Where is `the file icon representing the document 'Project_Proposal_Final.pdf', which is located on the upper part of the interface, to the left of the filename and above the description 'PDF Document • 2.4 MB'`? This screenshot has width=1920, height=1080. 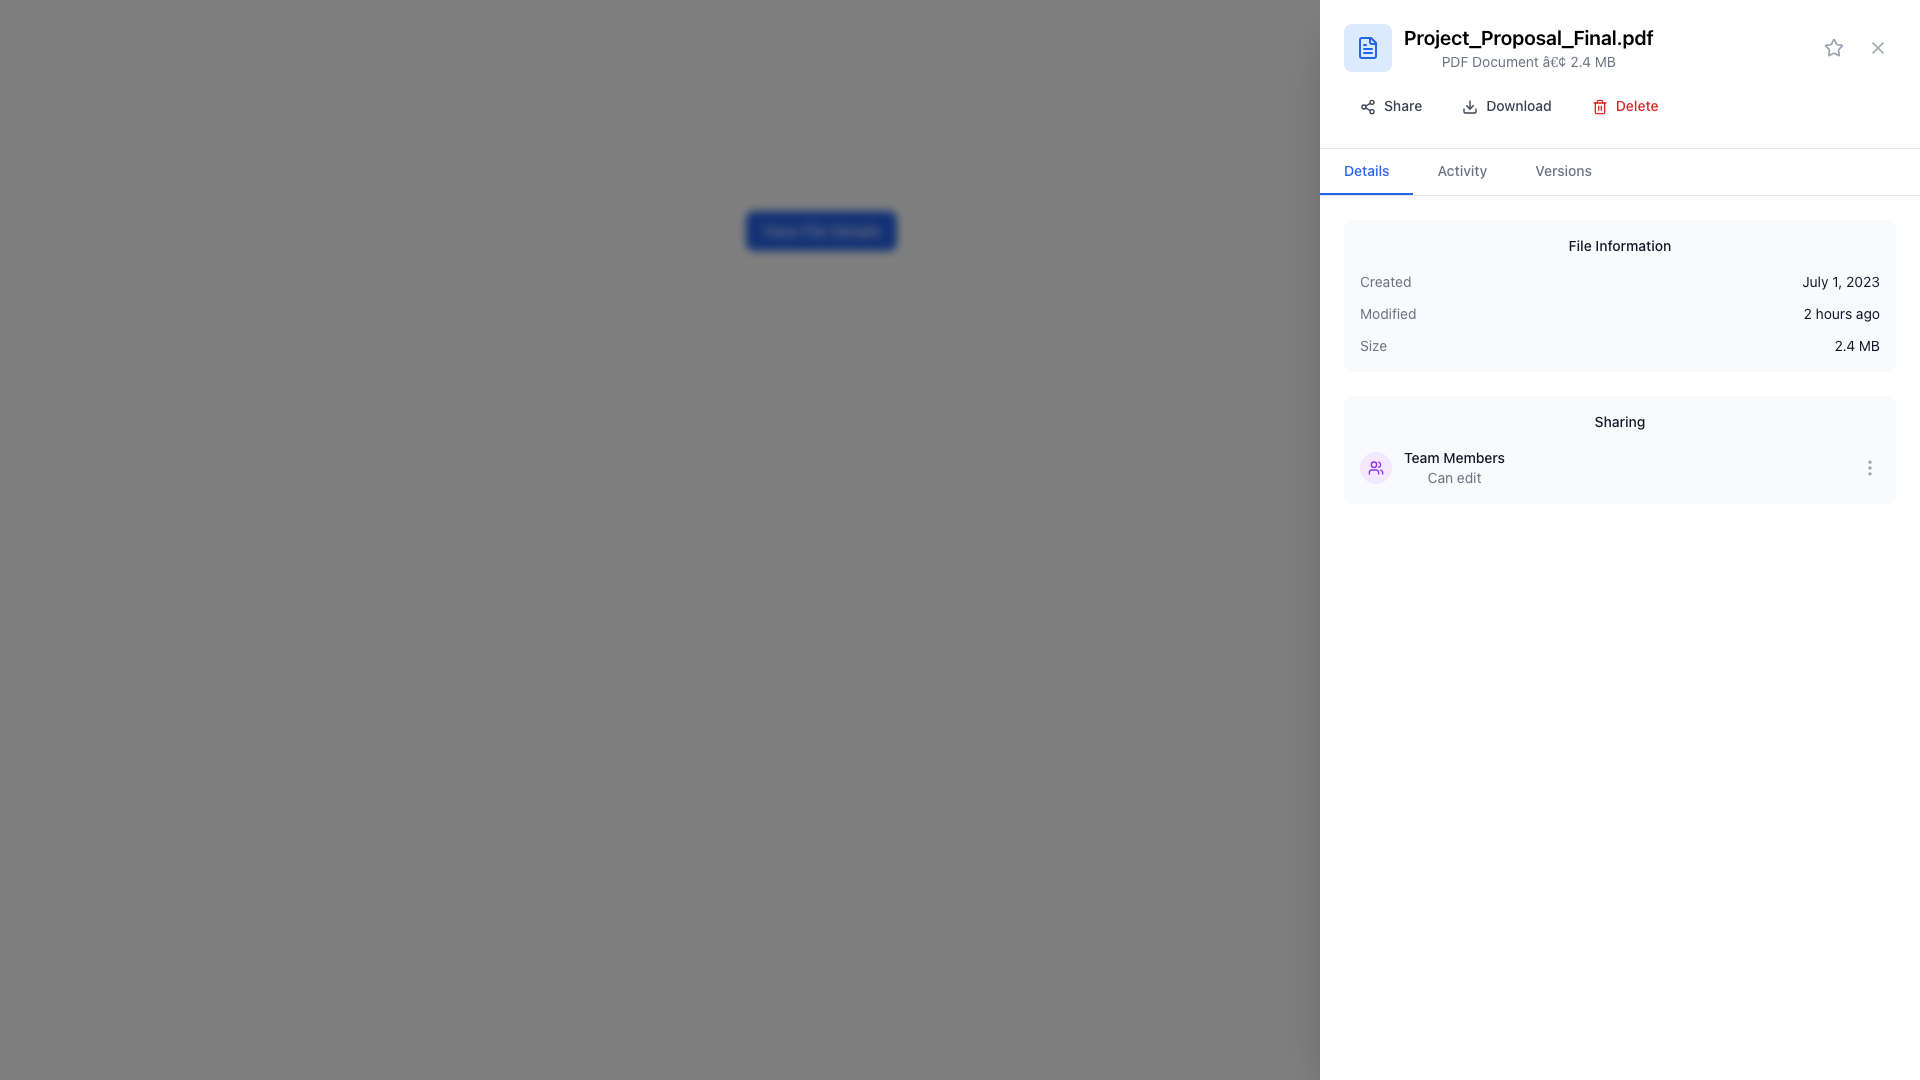 the file icon representing the document 'Project_Proposal_Final.pdf', which is located on the upper part of the interface, to the left of the filename and above the description 'PDF Document • 2.4 MB' is located at coordinates (1367, 46).